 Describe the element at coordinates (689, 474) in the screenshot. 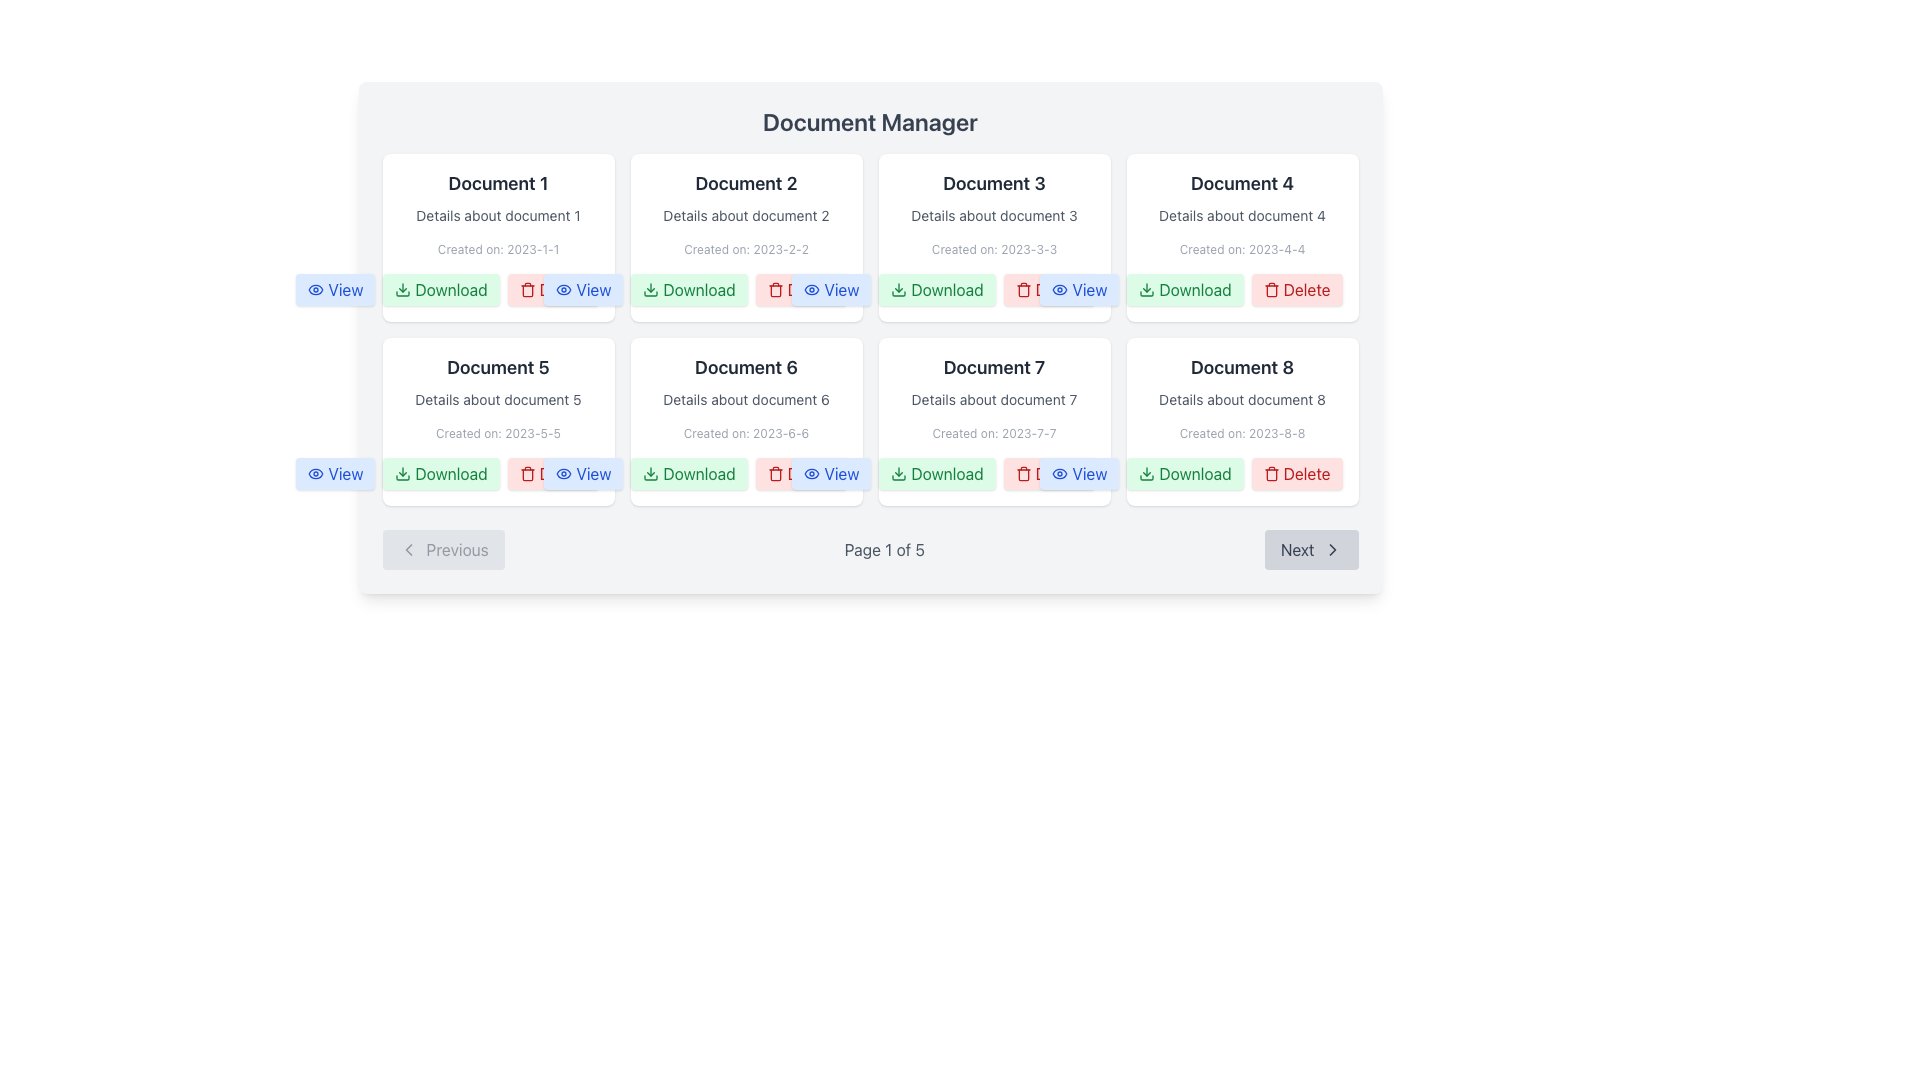

I see `the 'Download' button associated with 'Document 6' in the second row of the document grid to initiate the download process` at that location.